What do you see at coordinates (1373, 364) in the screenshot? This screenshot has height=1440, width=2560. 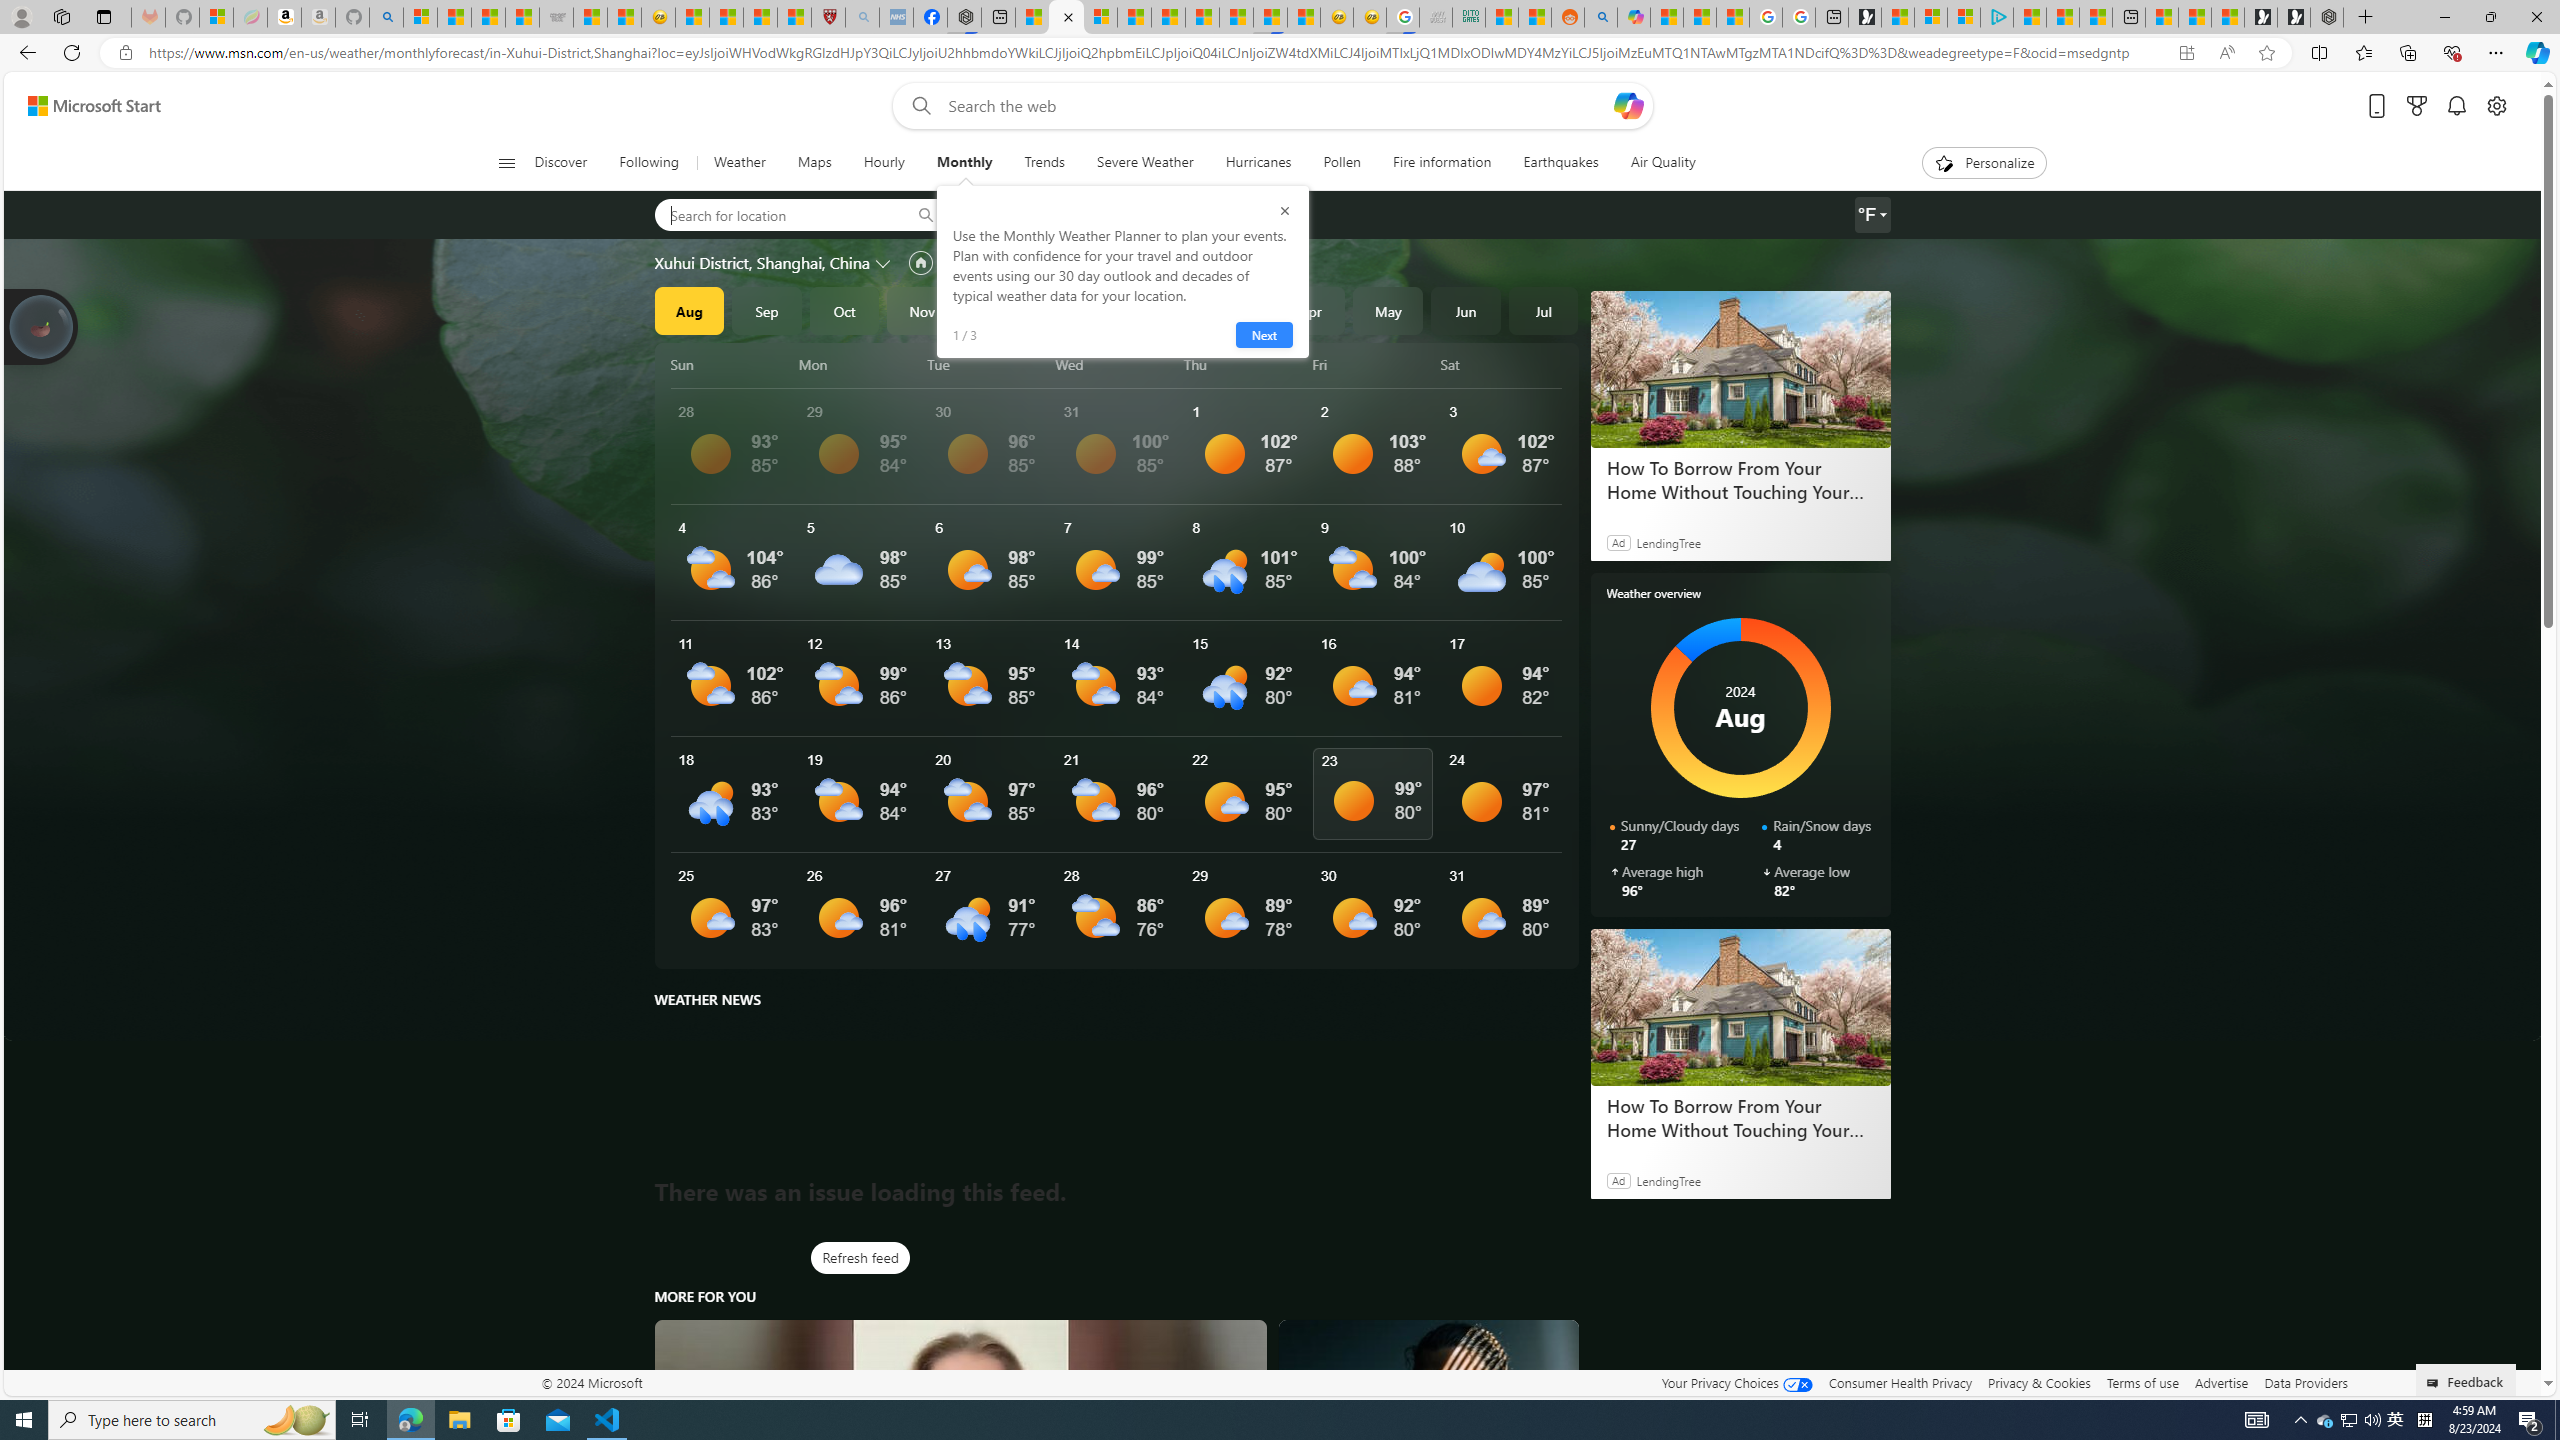 I see `'Fri'` at bounding box center [1373, 364].